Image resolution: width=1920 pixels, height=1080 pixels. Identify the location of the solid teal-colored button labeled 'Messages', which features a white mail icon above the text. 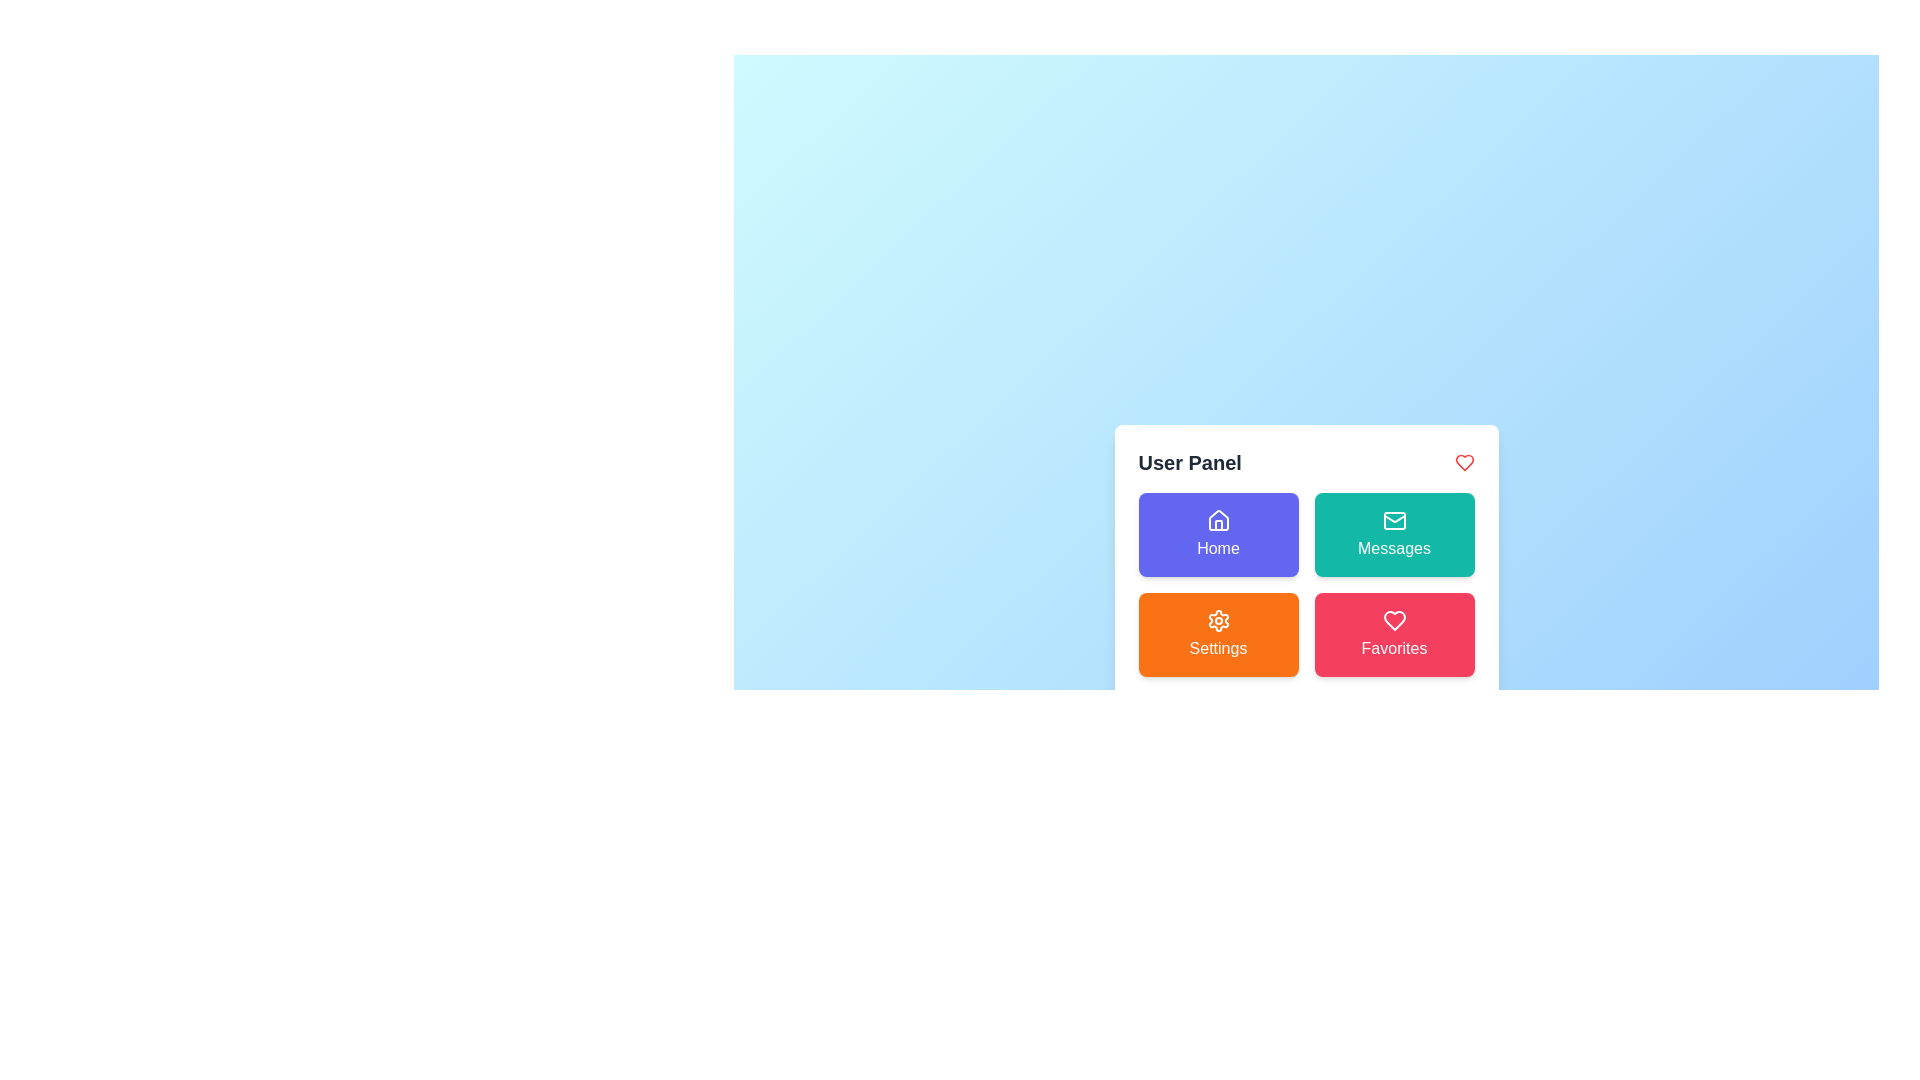
(1393, 534).